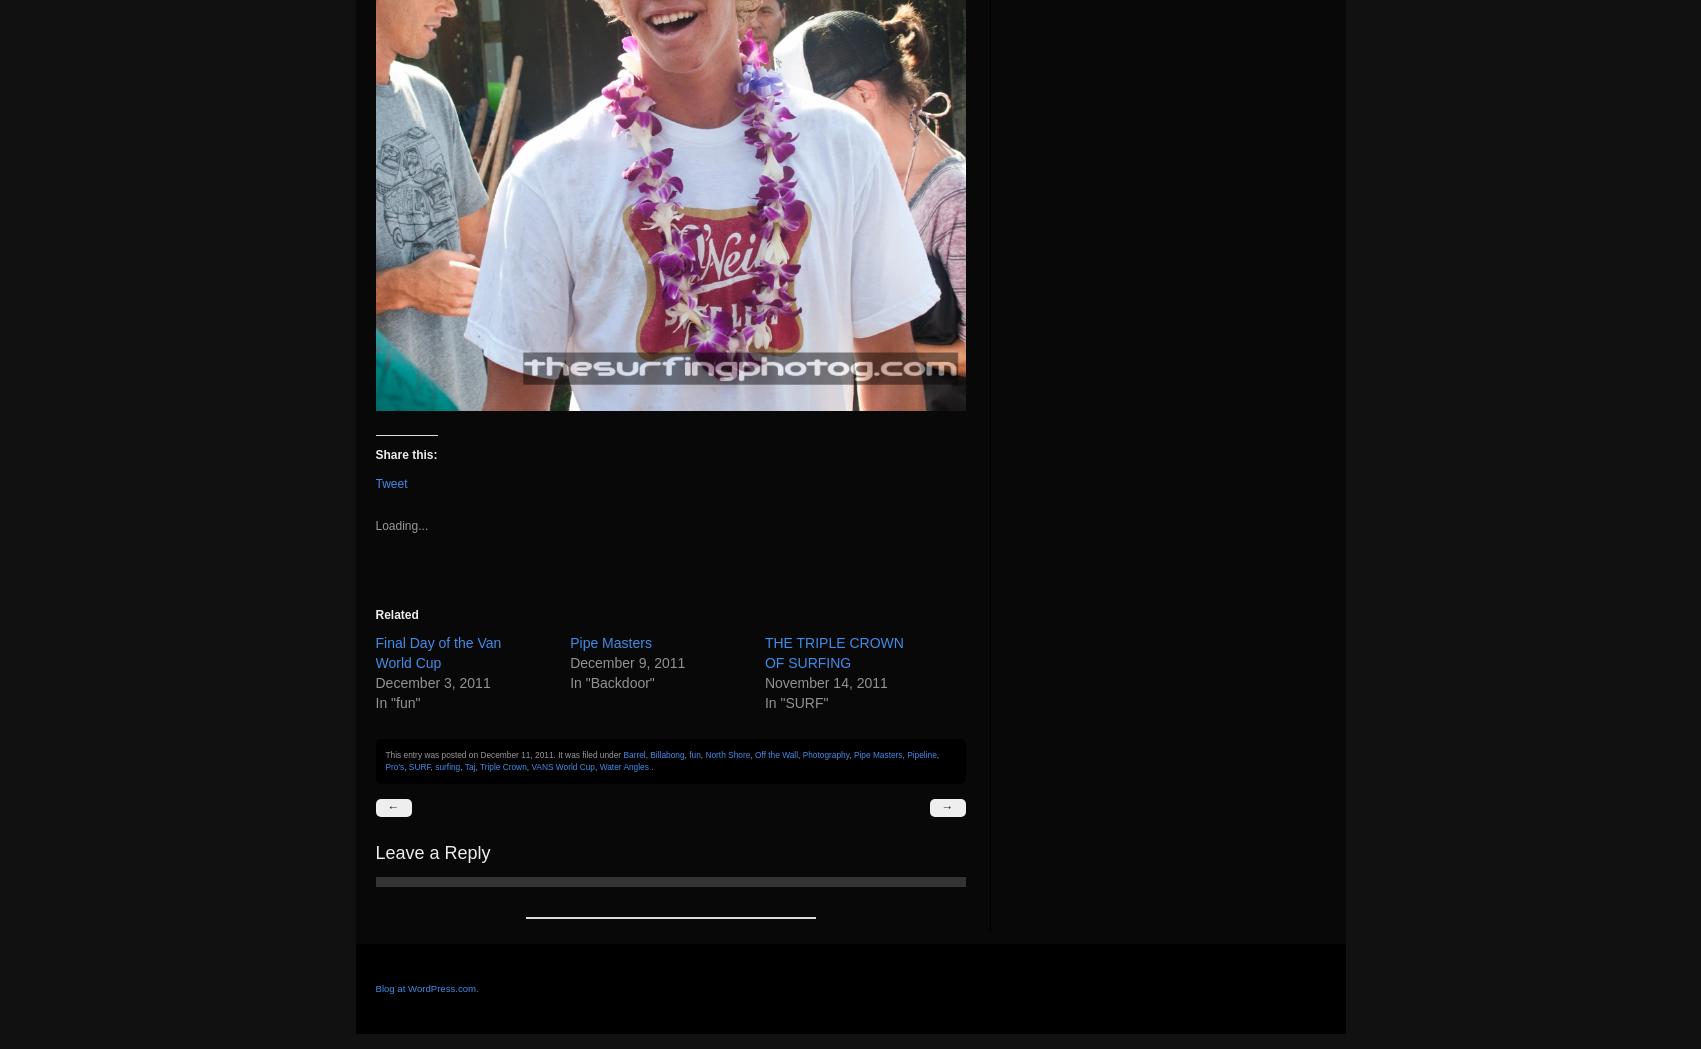  I want to click on 'VANS World Cup', so click(563, 766).